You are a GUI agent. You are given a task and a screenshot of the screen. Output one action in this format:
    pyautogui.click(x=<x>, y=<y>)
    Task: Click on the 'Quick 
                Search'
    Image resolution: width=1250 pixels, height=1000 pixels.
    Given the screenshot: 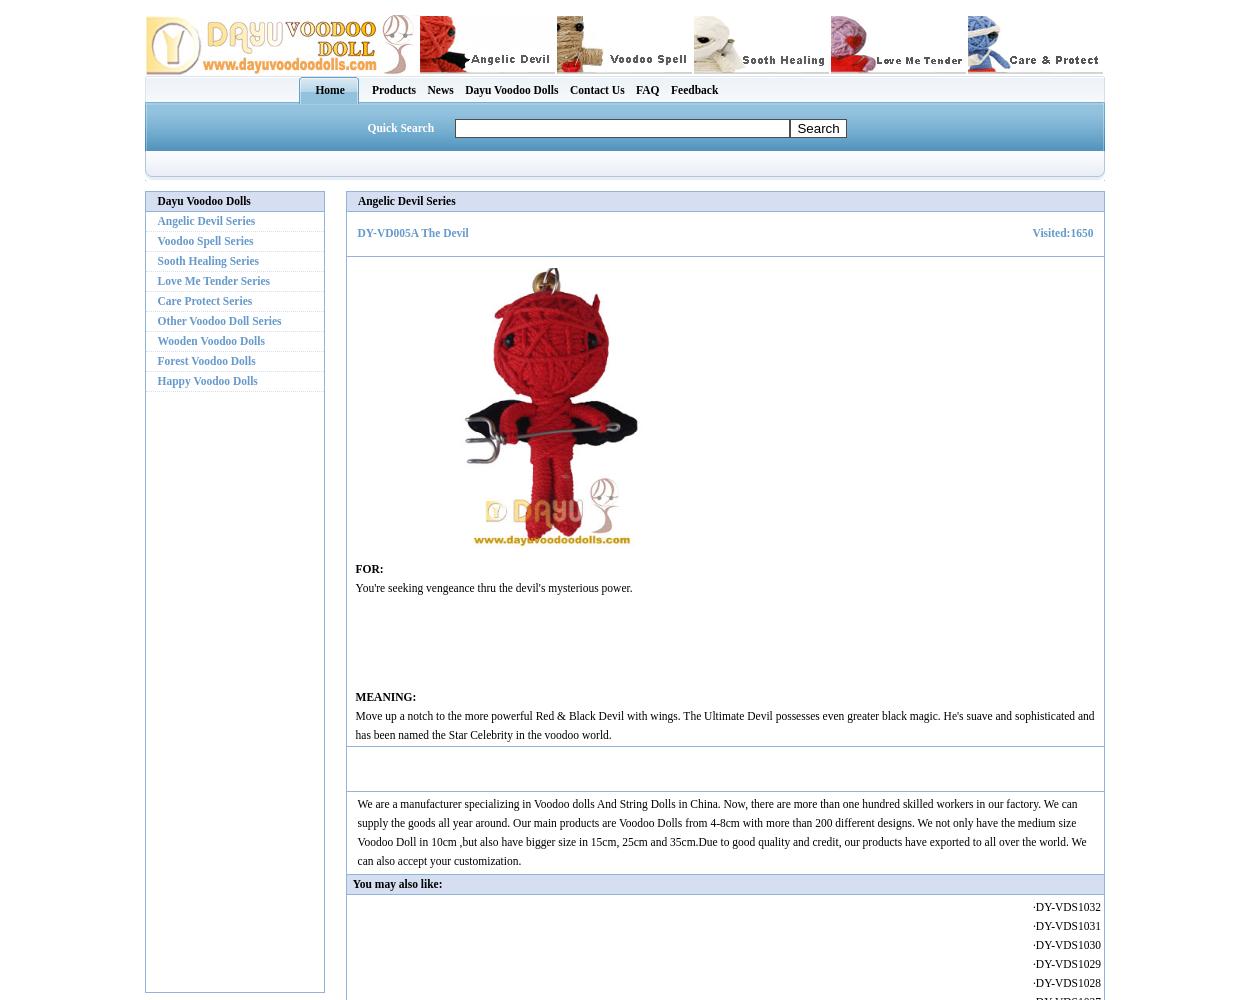 What is the action you would take?
    pyautogui.click(x=400, y=127)
    